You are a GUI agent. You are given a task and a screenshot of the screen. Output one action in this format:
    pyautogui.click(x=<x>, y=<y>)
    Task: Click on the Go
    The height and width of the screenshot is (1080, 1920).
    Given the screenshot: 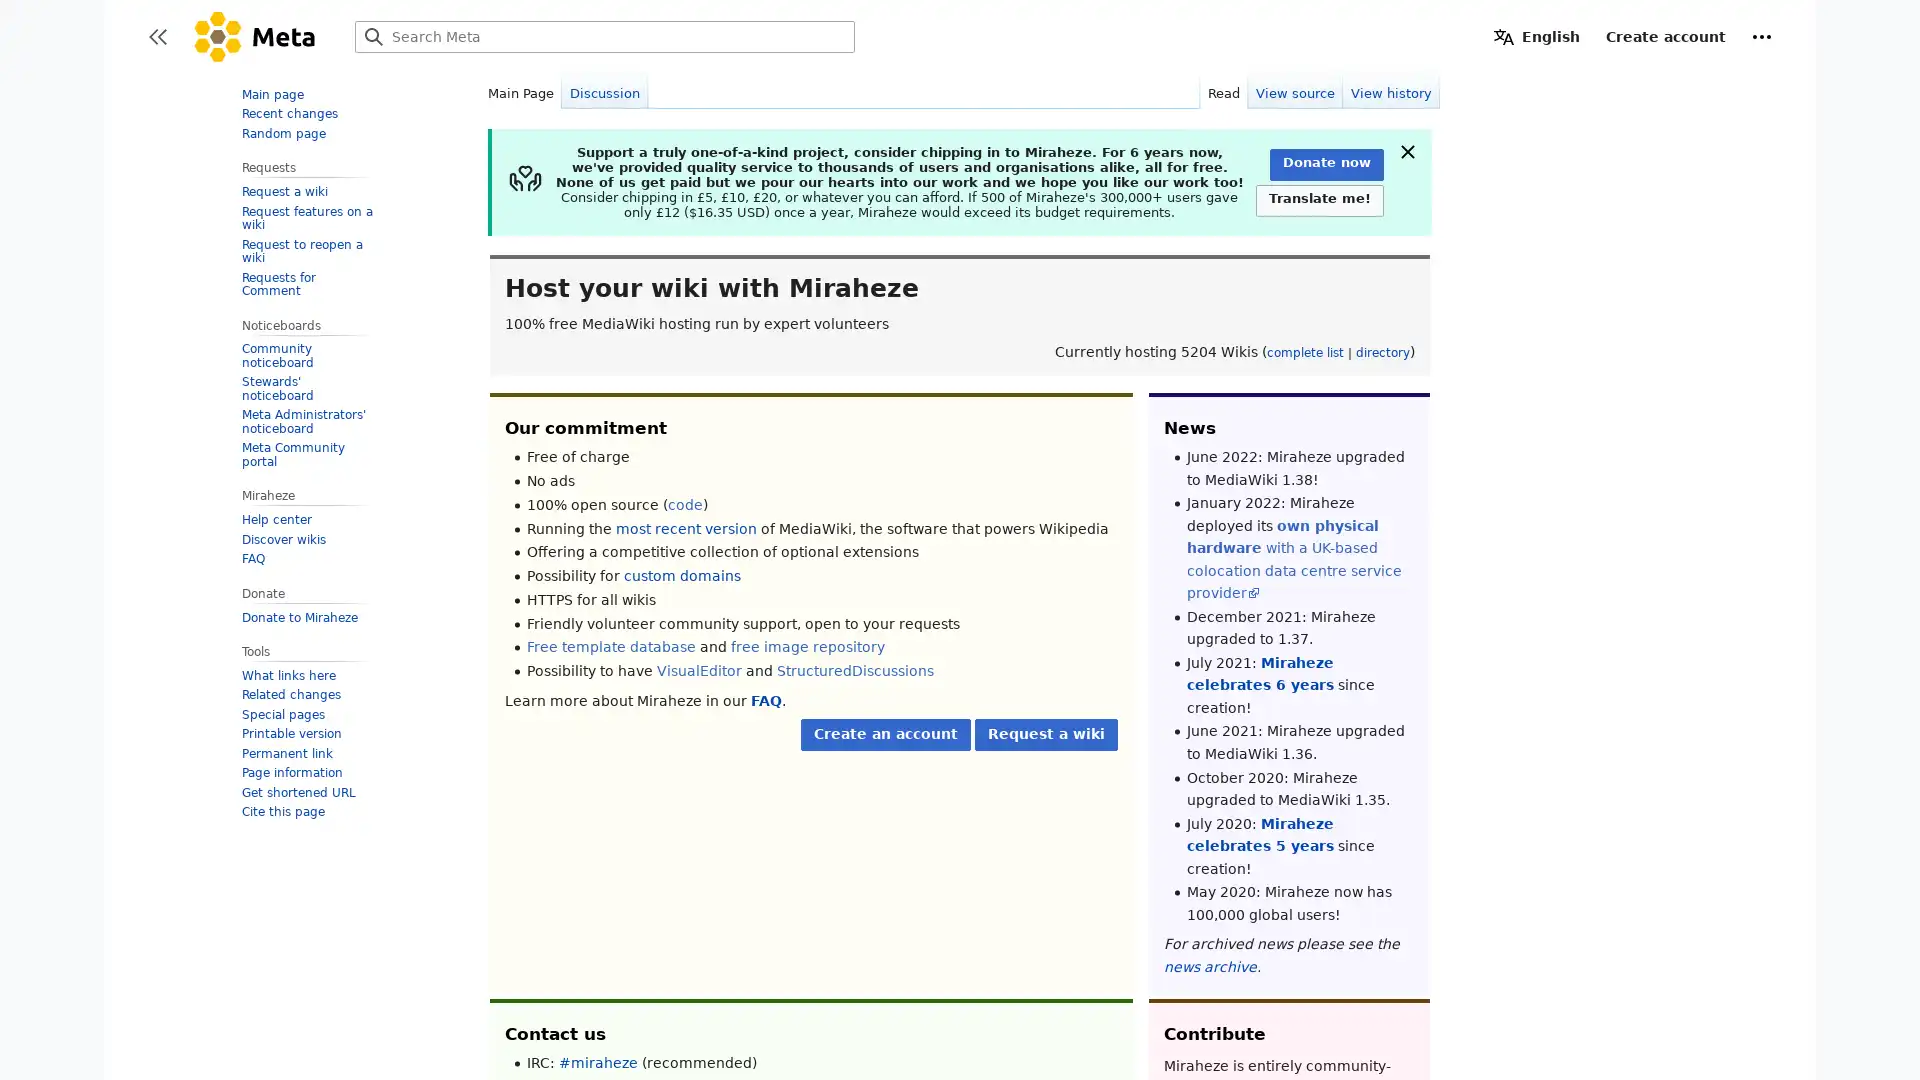 What is the action you would take?
    pyautogui.click(x=374, y=37)
    